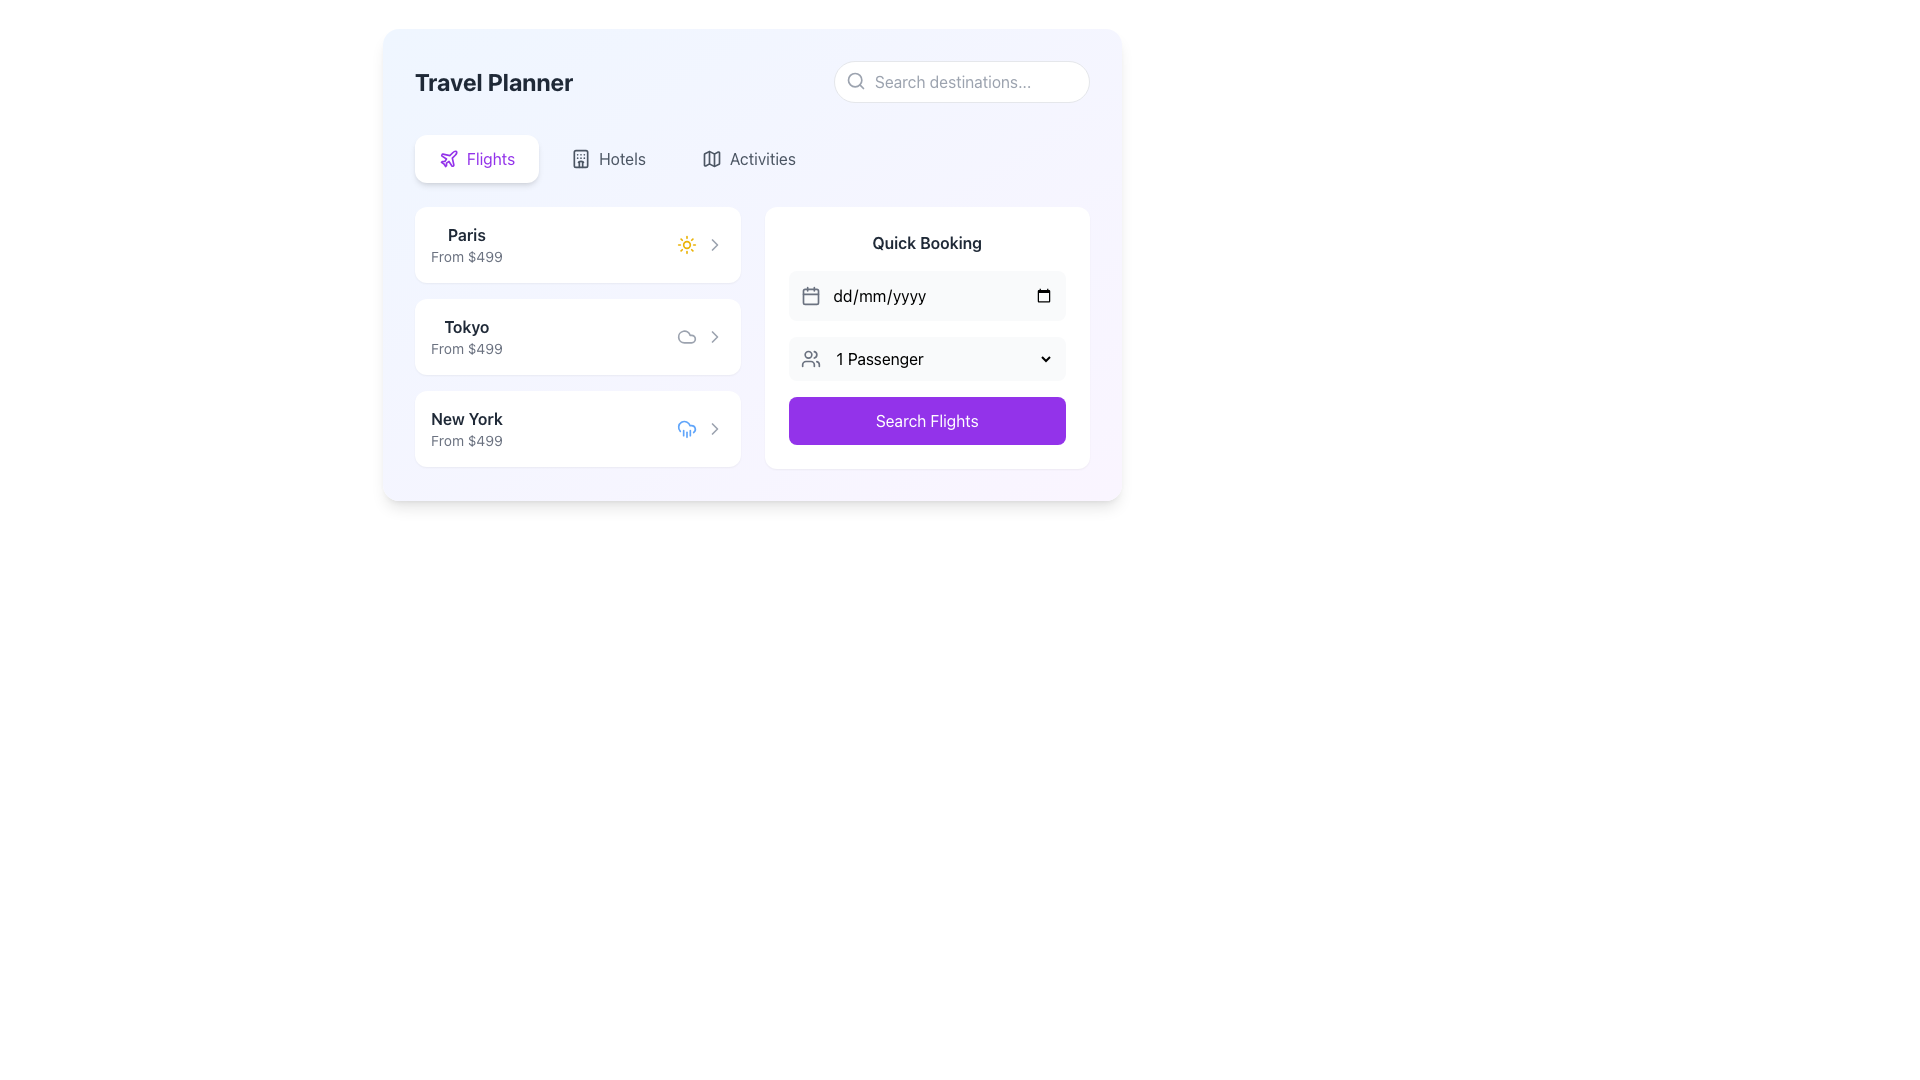 The image size is (1920, 1080). I want to click on the graphic icon depicting a building, which is located immediately to the left of the 'Hotels' text label in the navigation bar at the top, so click(580, 157).